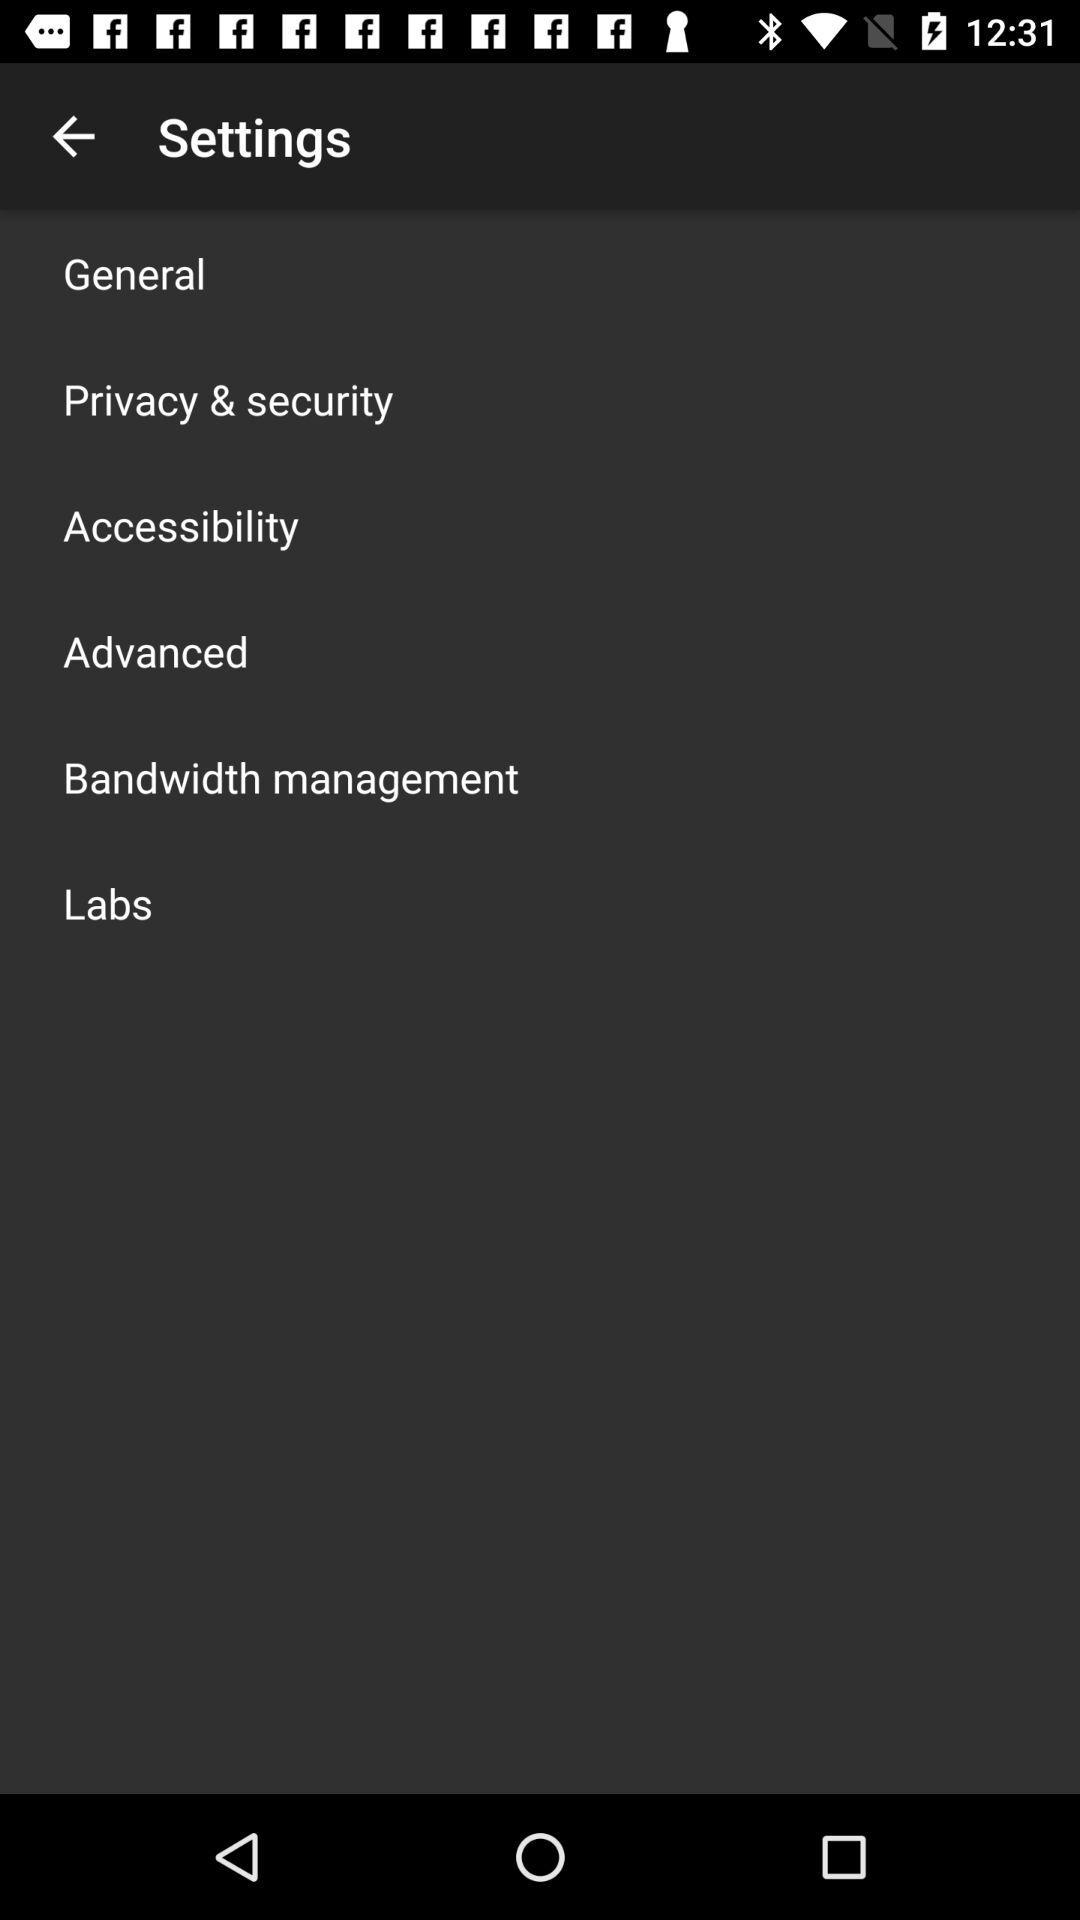 Image resolution: width=1080 pixels, height=1920 pixels. I want to click on the item below accessibility icon, so click(154, 651).